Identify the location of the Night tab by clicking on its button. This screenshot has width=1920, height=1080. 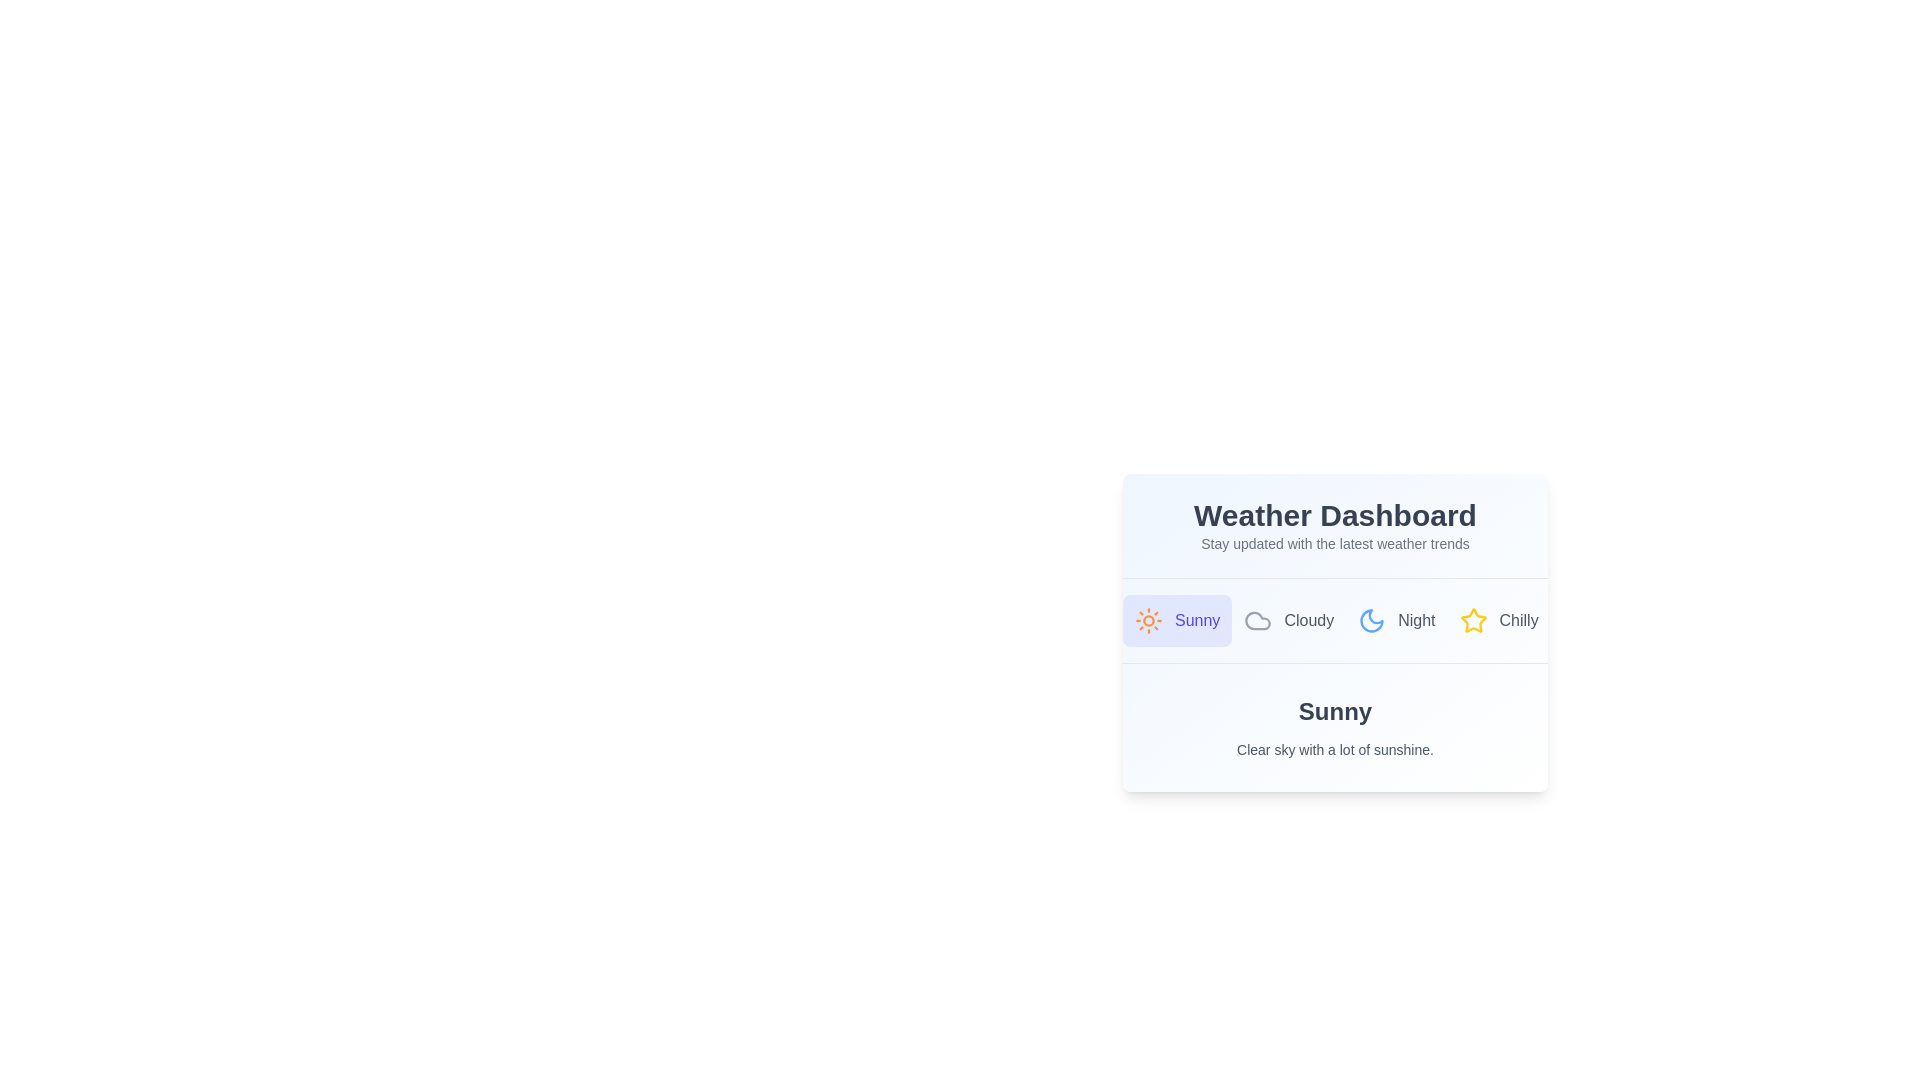
(1395, 620).